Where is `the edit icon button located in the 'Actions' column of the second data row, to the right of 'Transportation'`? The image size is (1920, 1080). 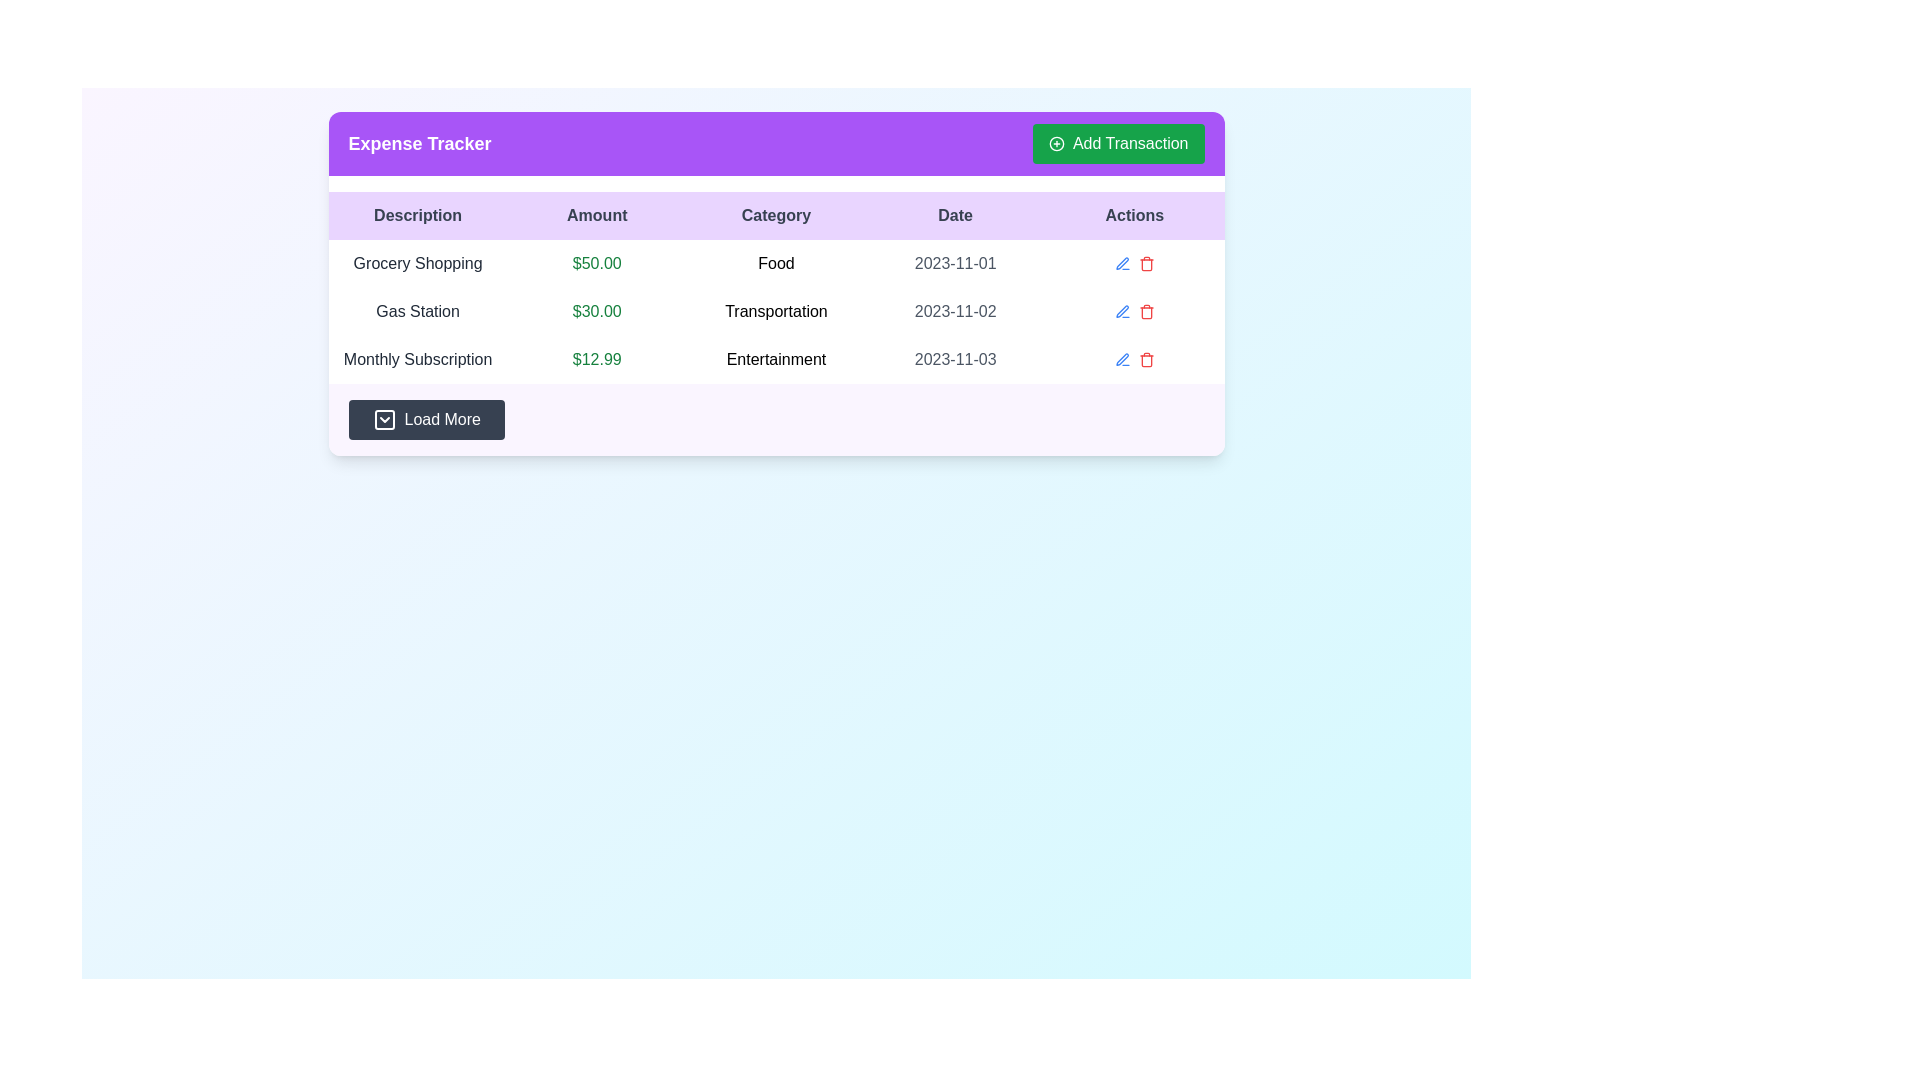 the edit icon button located in the 'Actions' column of the second data row, to the right of 'Transportation' is located at coordinates (1122, 262).